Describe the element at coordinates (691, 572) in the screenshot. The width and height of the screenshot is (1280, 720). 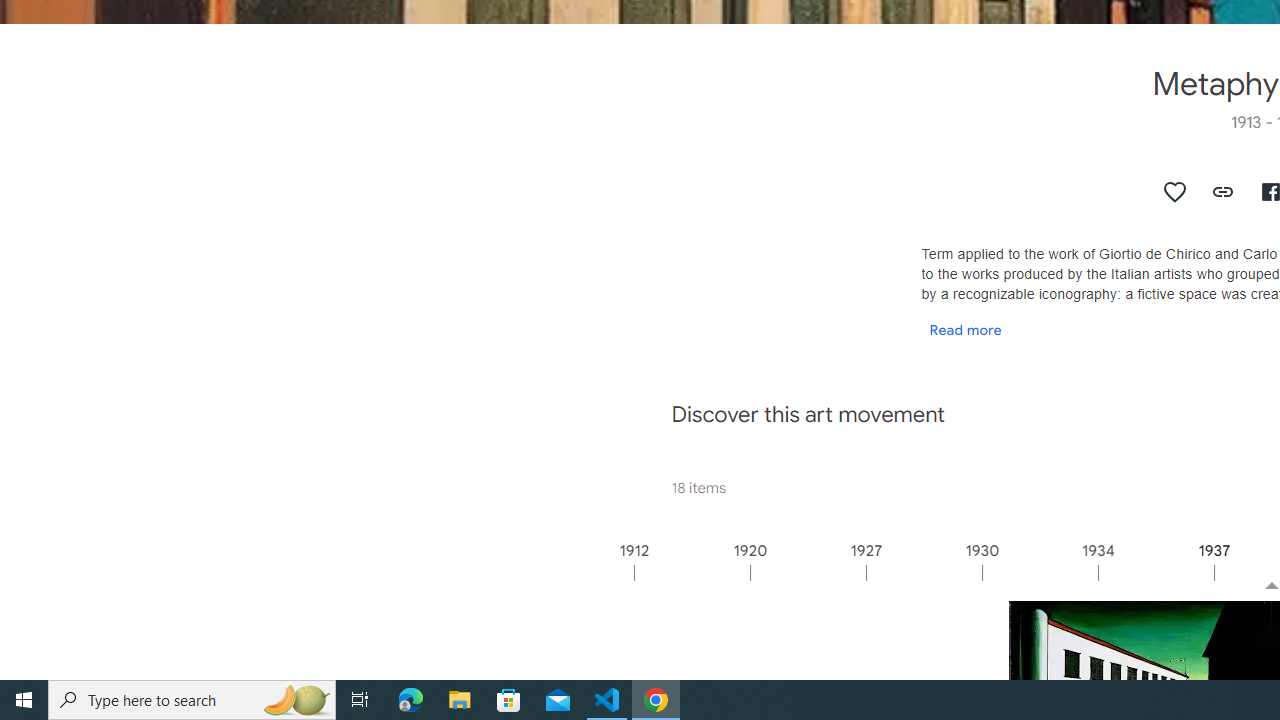
I see `'1912'` at that location.